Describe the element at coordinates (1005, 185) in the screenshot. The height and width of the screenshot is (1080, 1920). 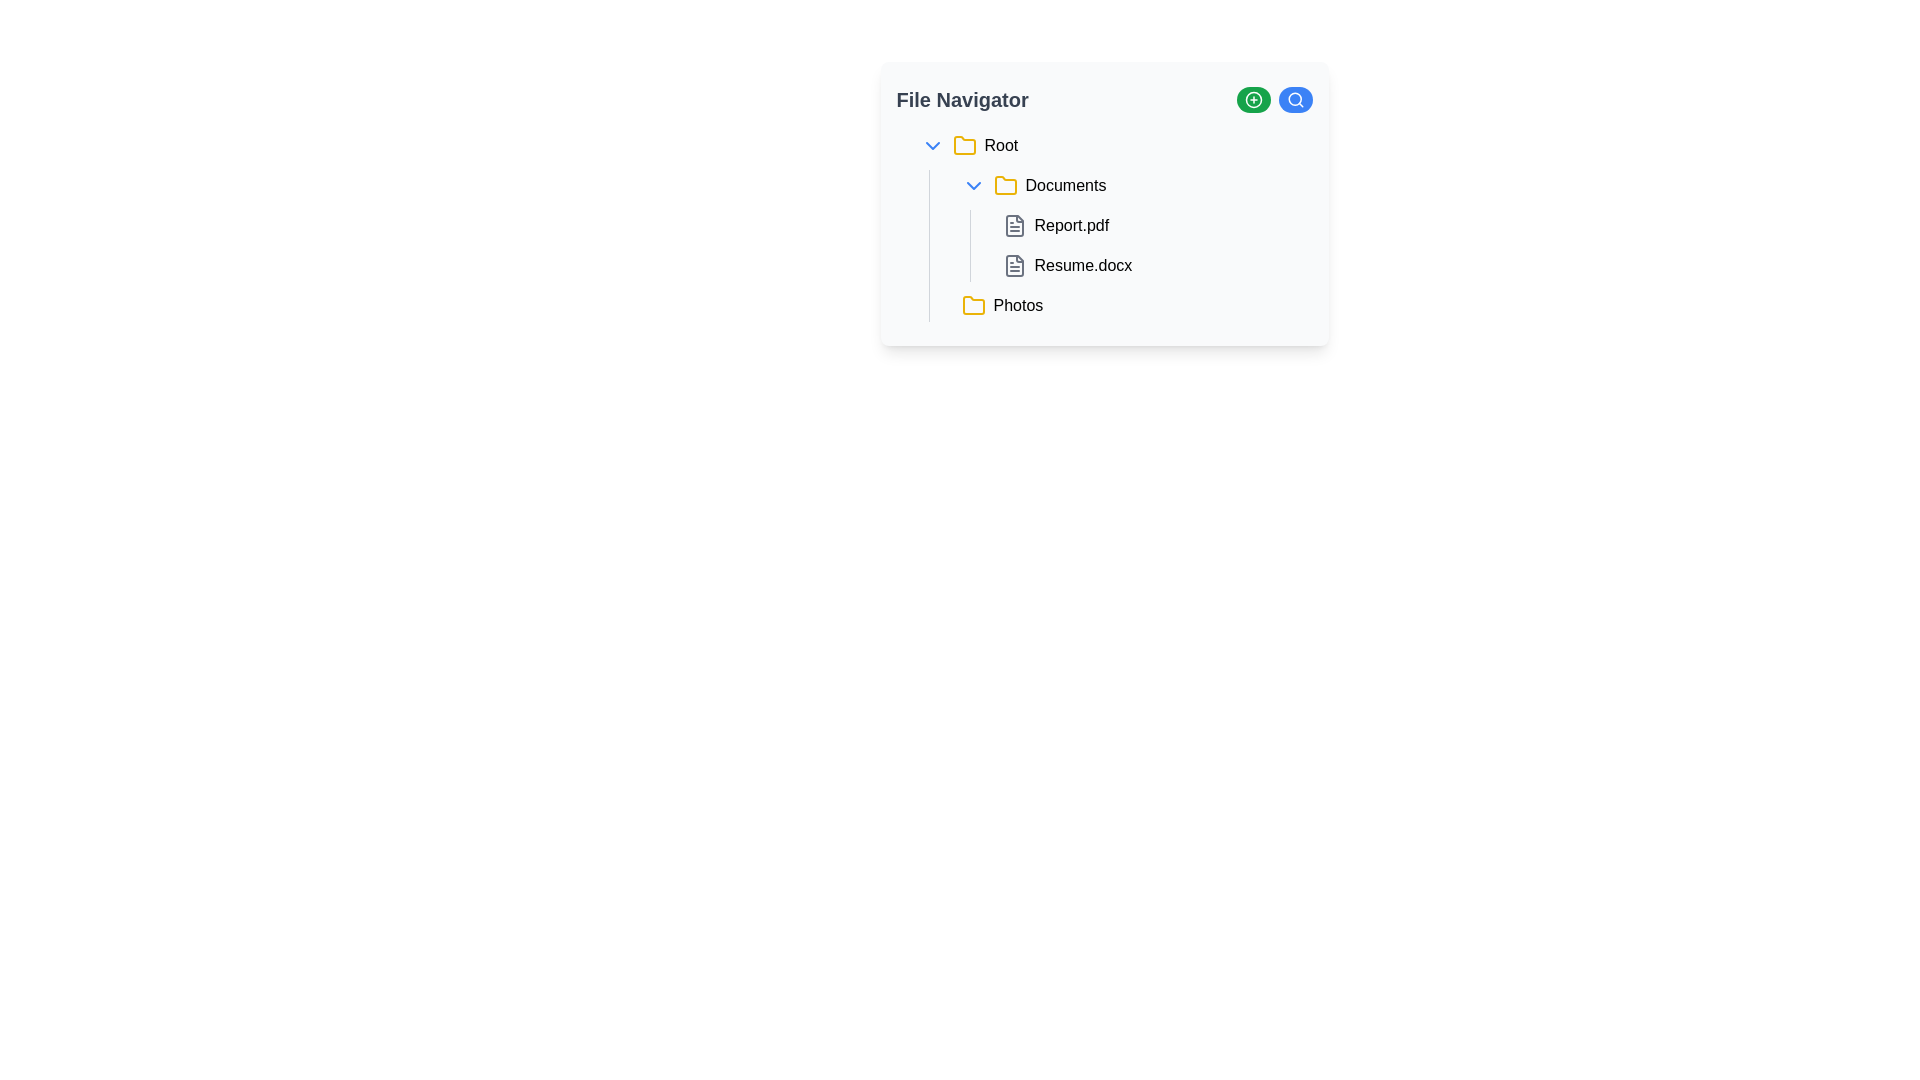
I see `the yellow folder icon located in the 'File Navigator' list, which is the second item from the left, next to the 'Documents' text` at that location.